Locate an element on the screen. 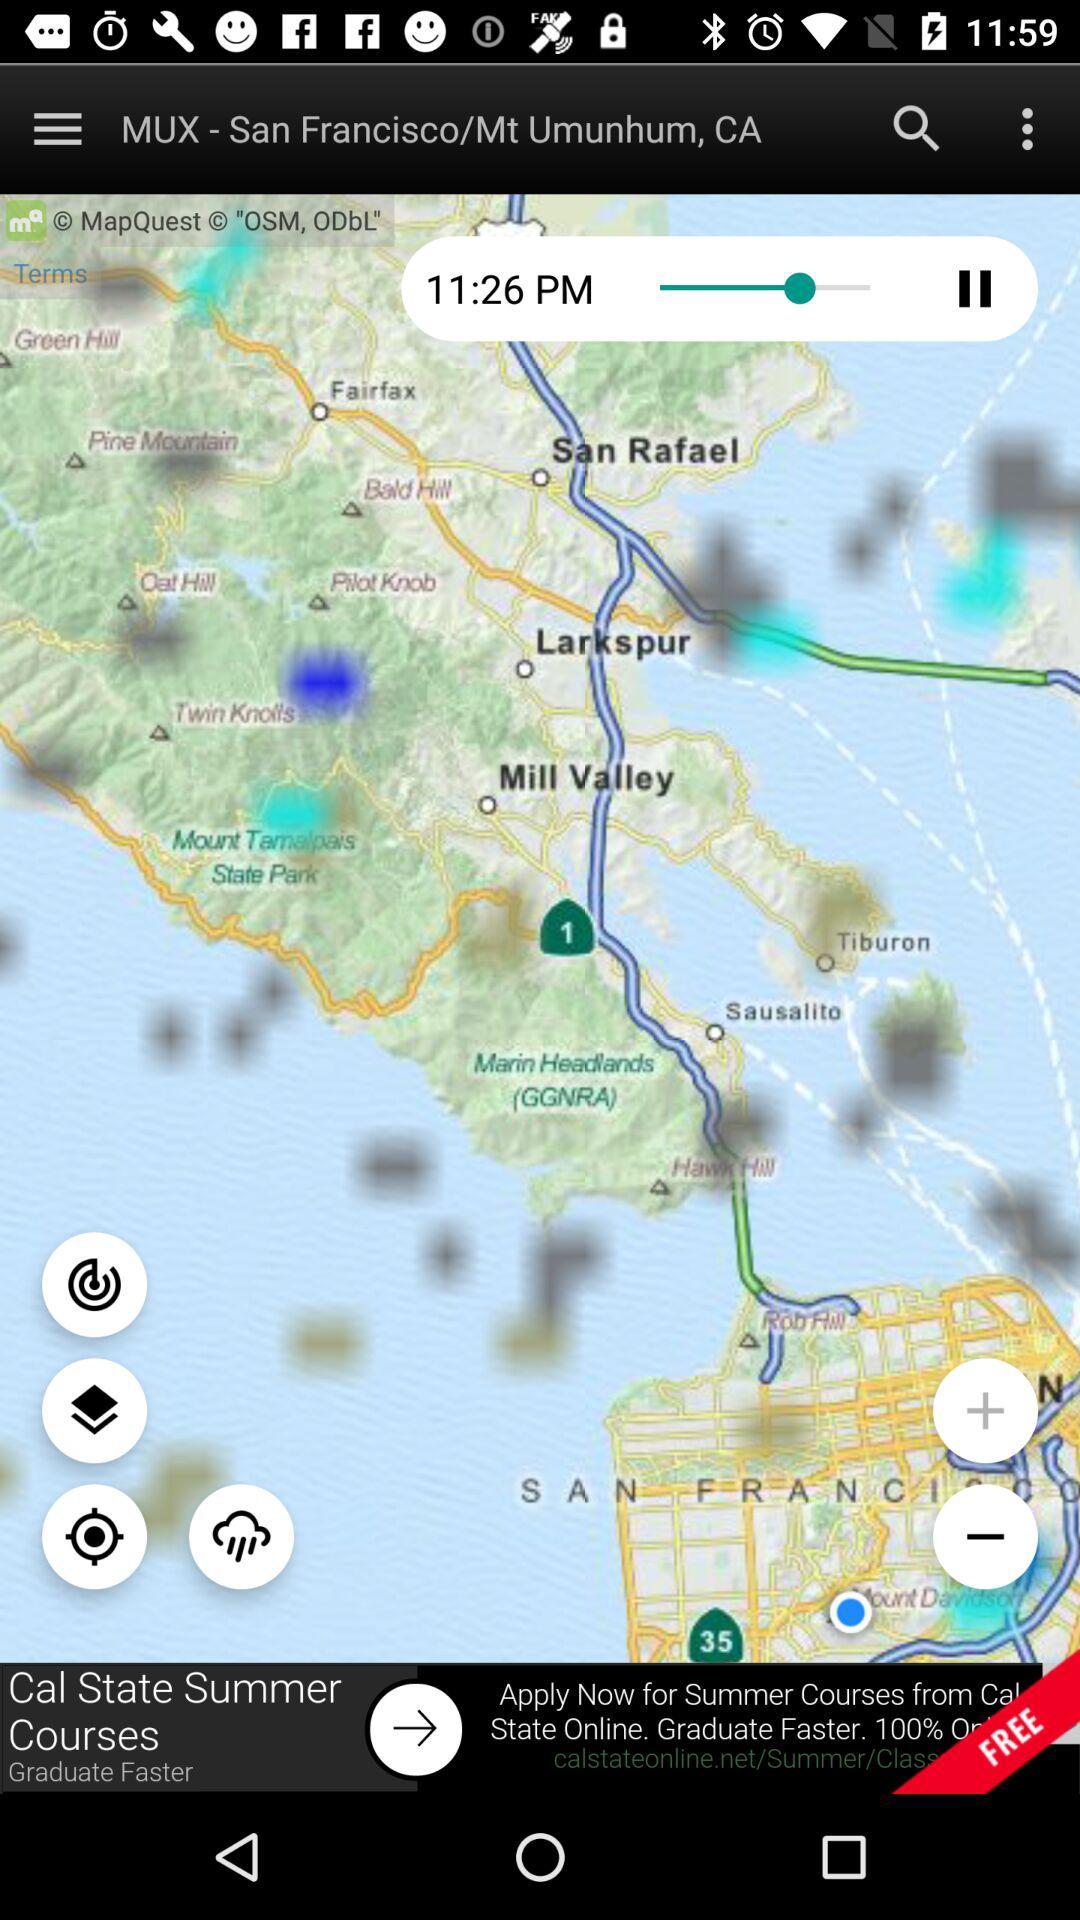 The image size is (1080, 1920). pause audio is located at coordinates (974, 287).